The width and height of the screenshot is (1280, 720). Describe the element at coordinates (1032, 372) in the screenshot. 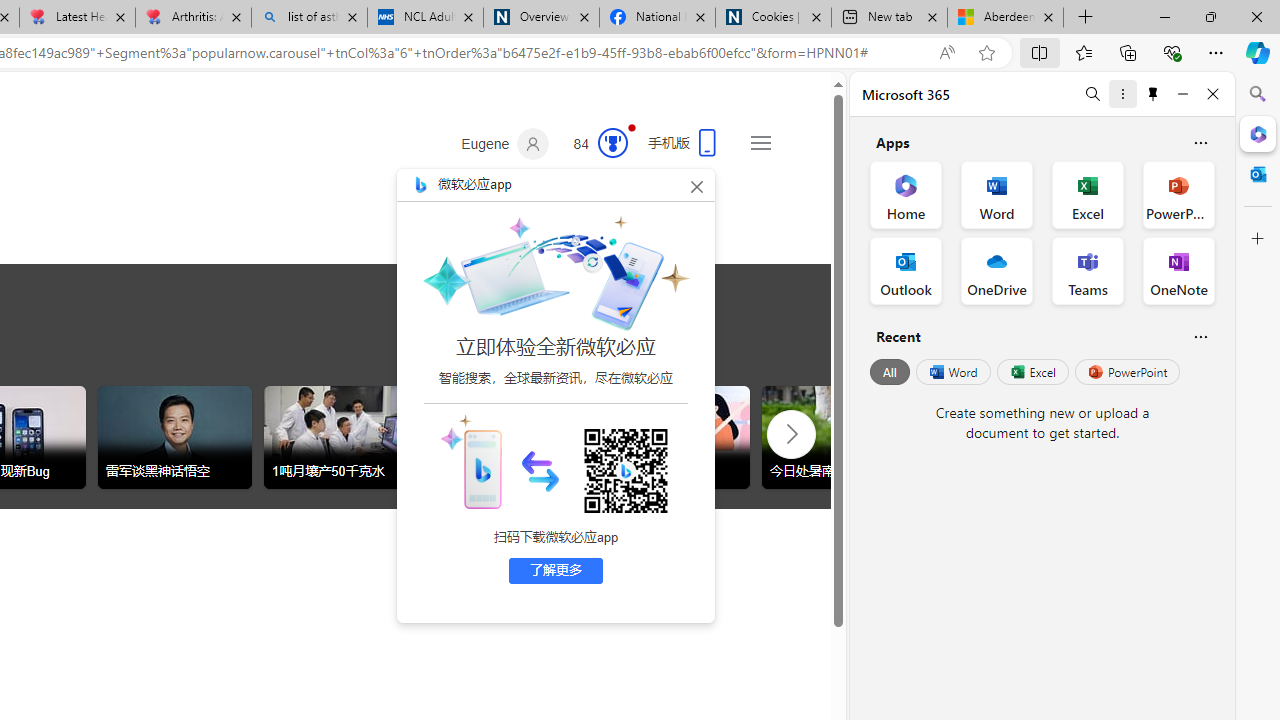

I see `'Excel'` at that location.